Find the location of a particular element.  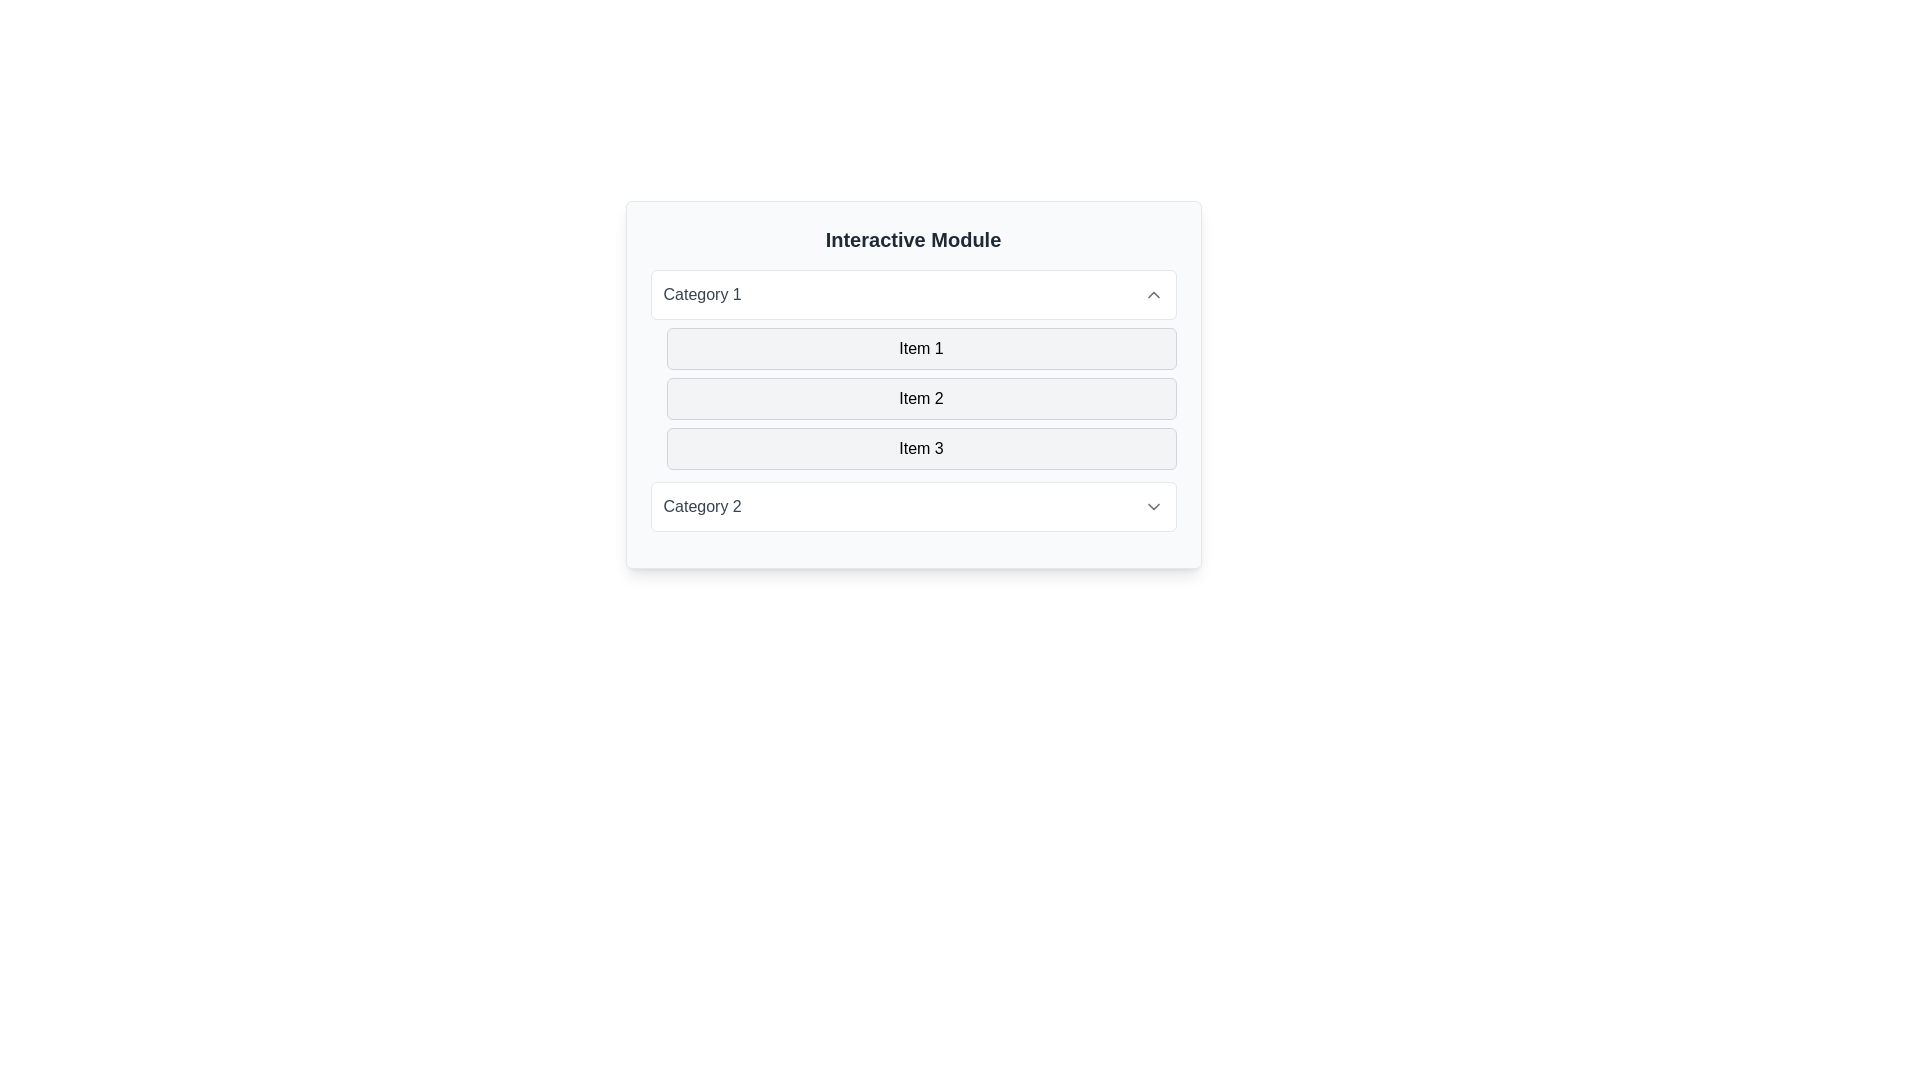

the Label or Text Display located below the 'Interactive Module' header, positioned towards the bottom-left side next to an arrow icon is located at coordinates (702, 505).